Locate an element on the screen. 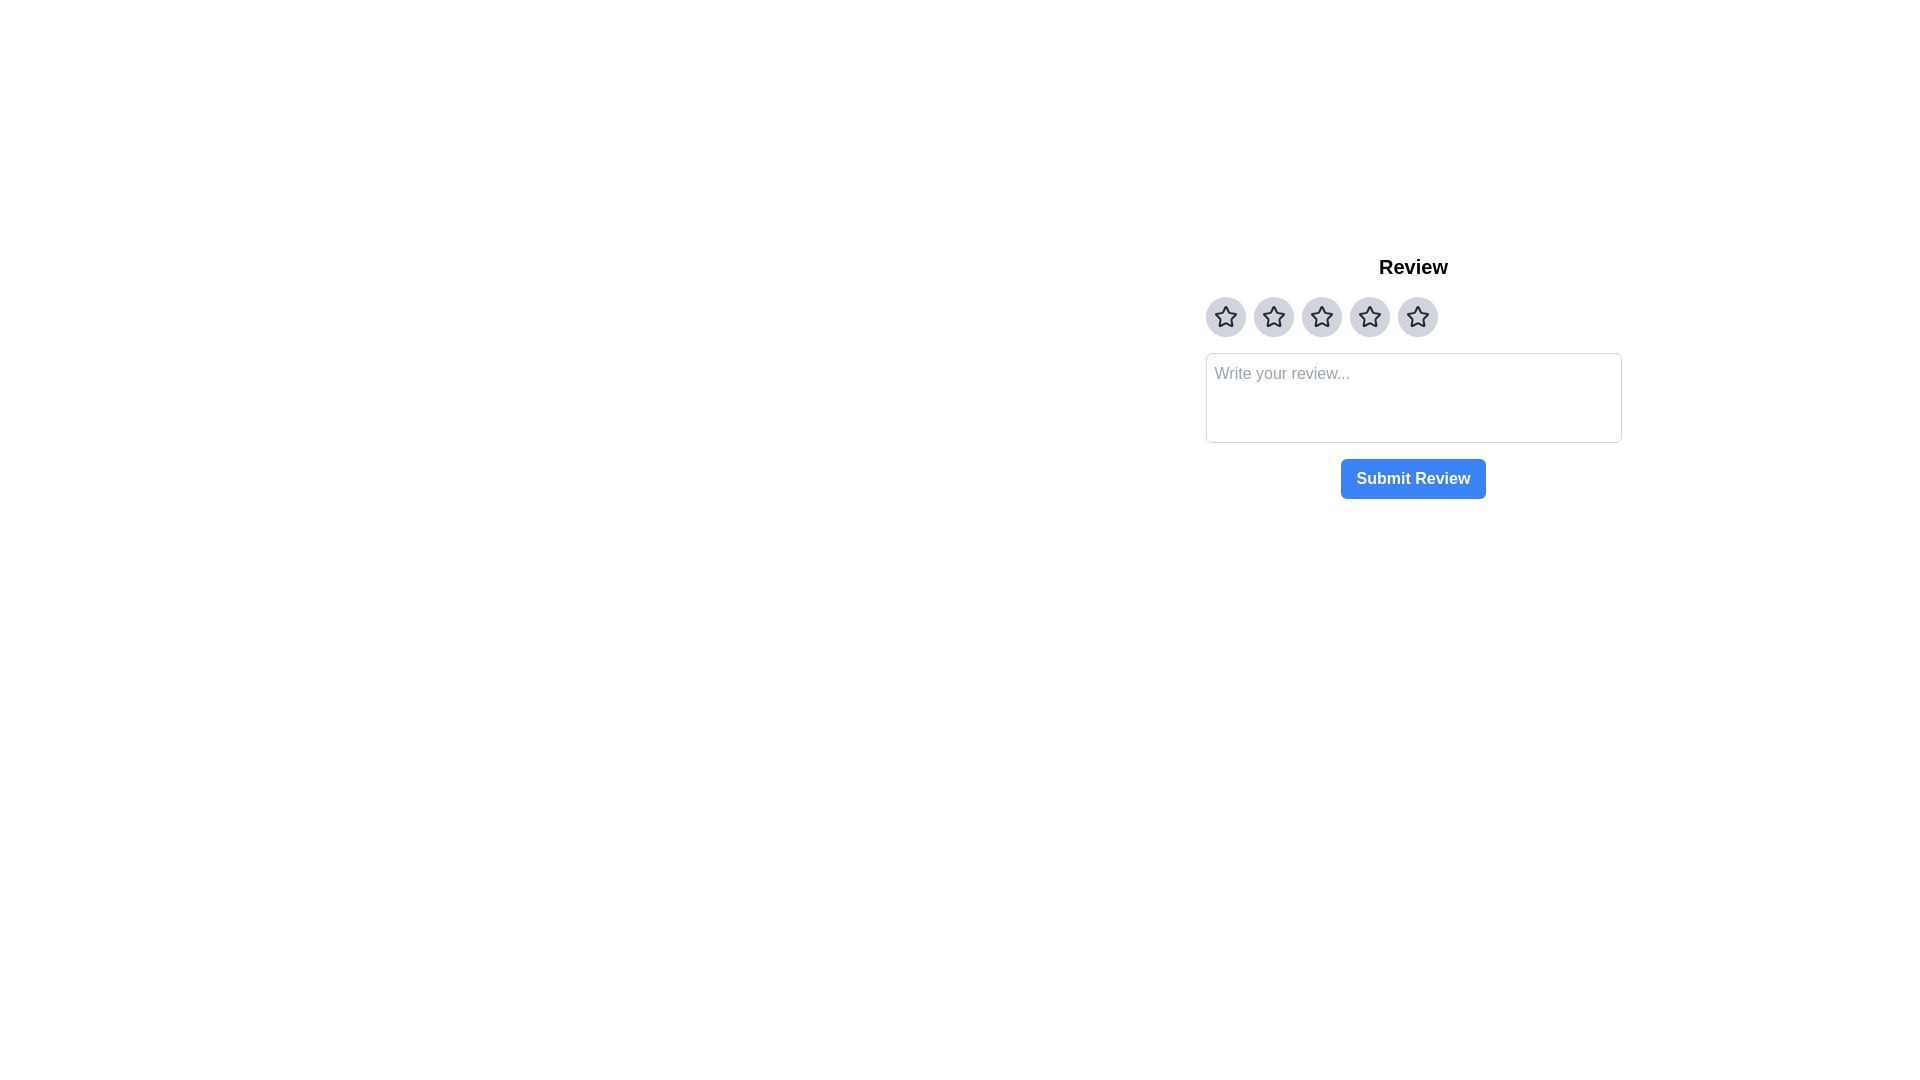 The width and height of the screenshot is (1920, 1080). the second circular star button is located at coordinates (1272, 315).